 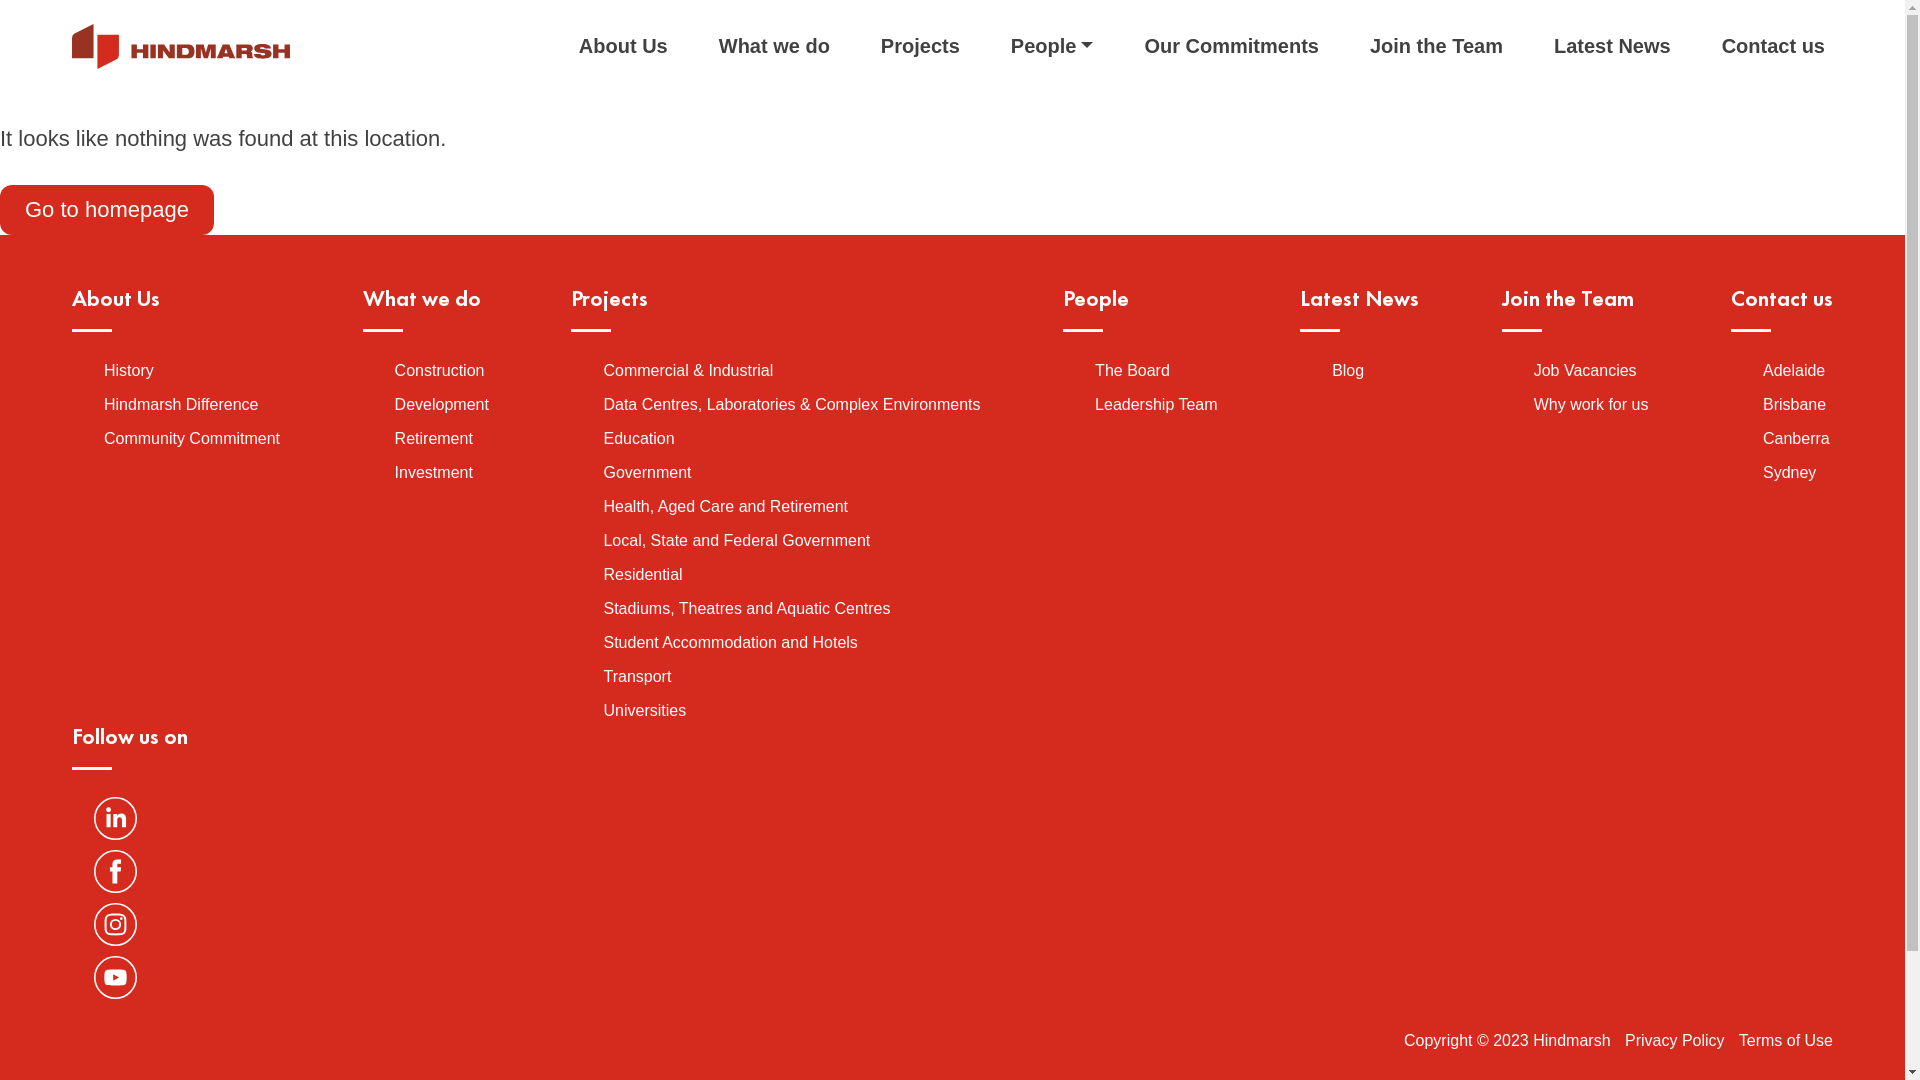 I want to click on 'Blog', so click(x=1348, y=370).